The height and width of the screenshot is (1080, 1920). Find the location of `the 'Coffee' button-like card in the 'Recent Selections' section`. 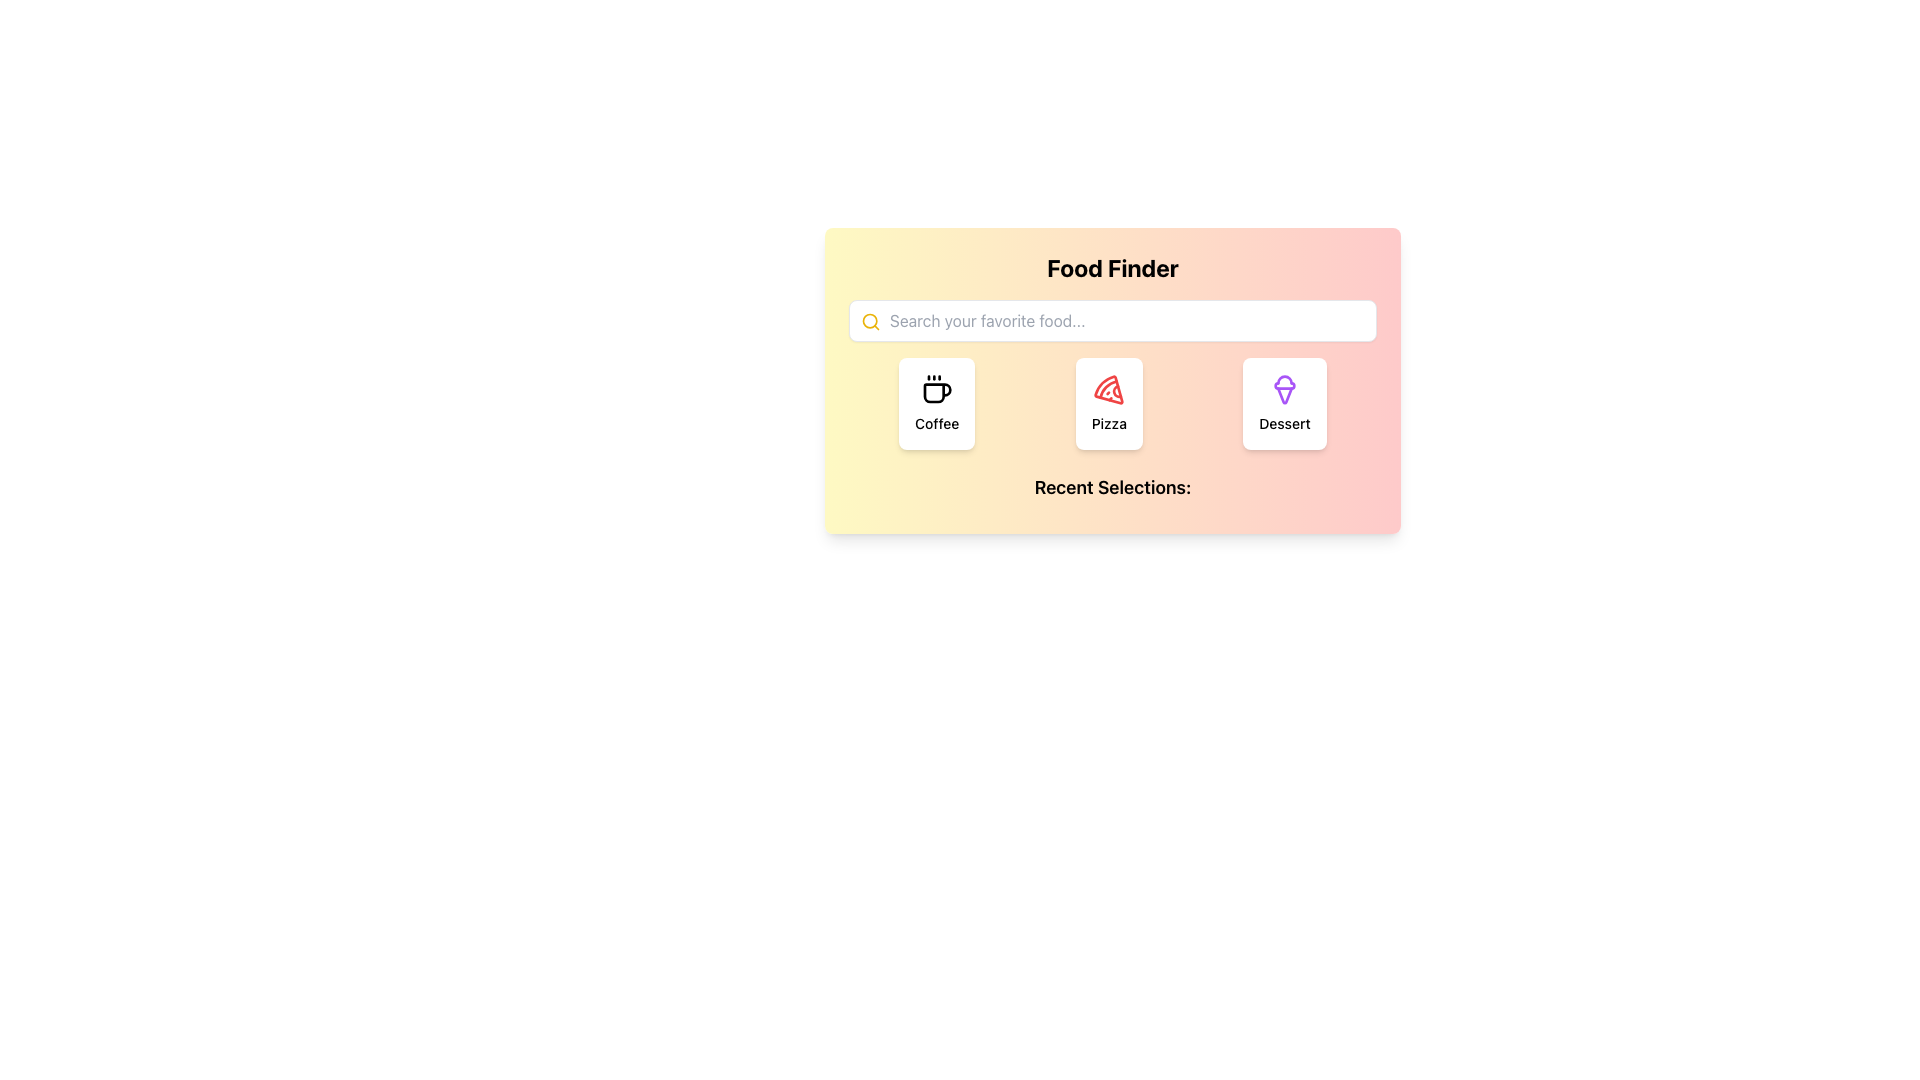

the 'Coffee' button-like card in the 'Recent Selections' section is located at coordinates (936, 404).